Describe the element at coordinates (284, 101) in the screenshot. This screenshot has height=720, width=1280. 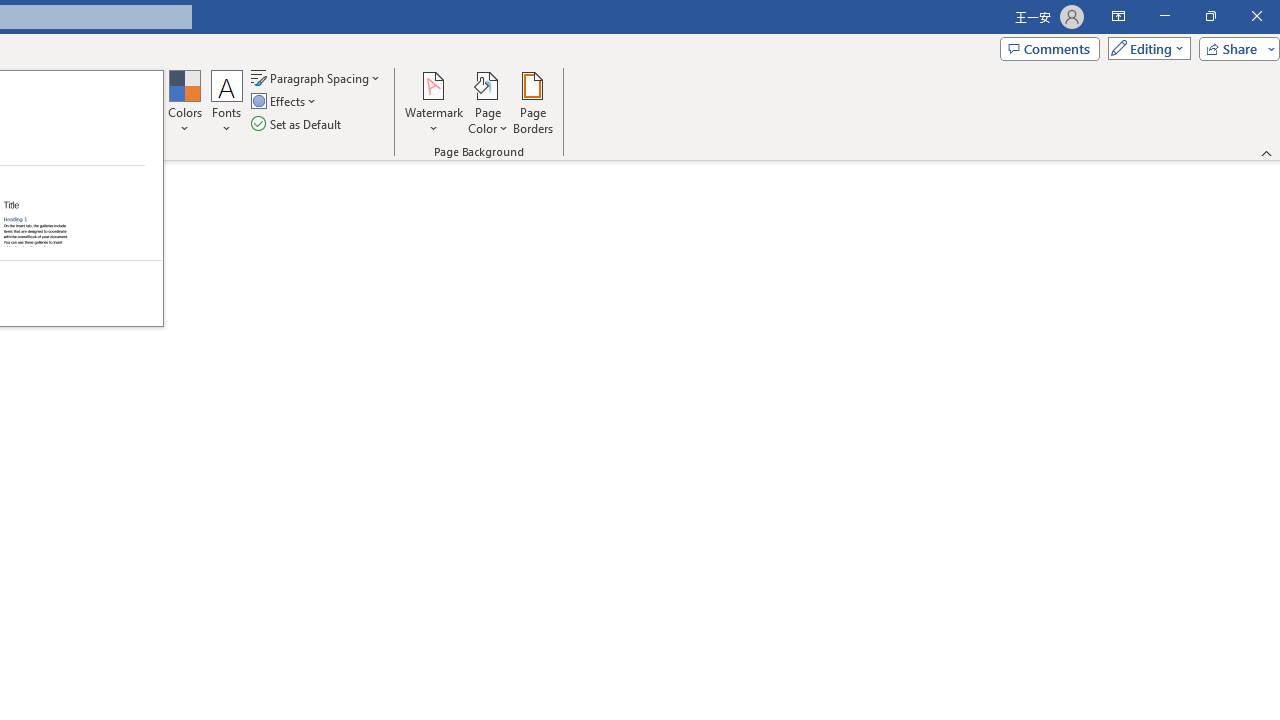
I see `'Effects'` at that location.